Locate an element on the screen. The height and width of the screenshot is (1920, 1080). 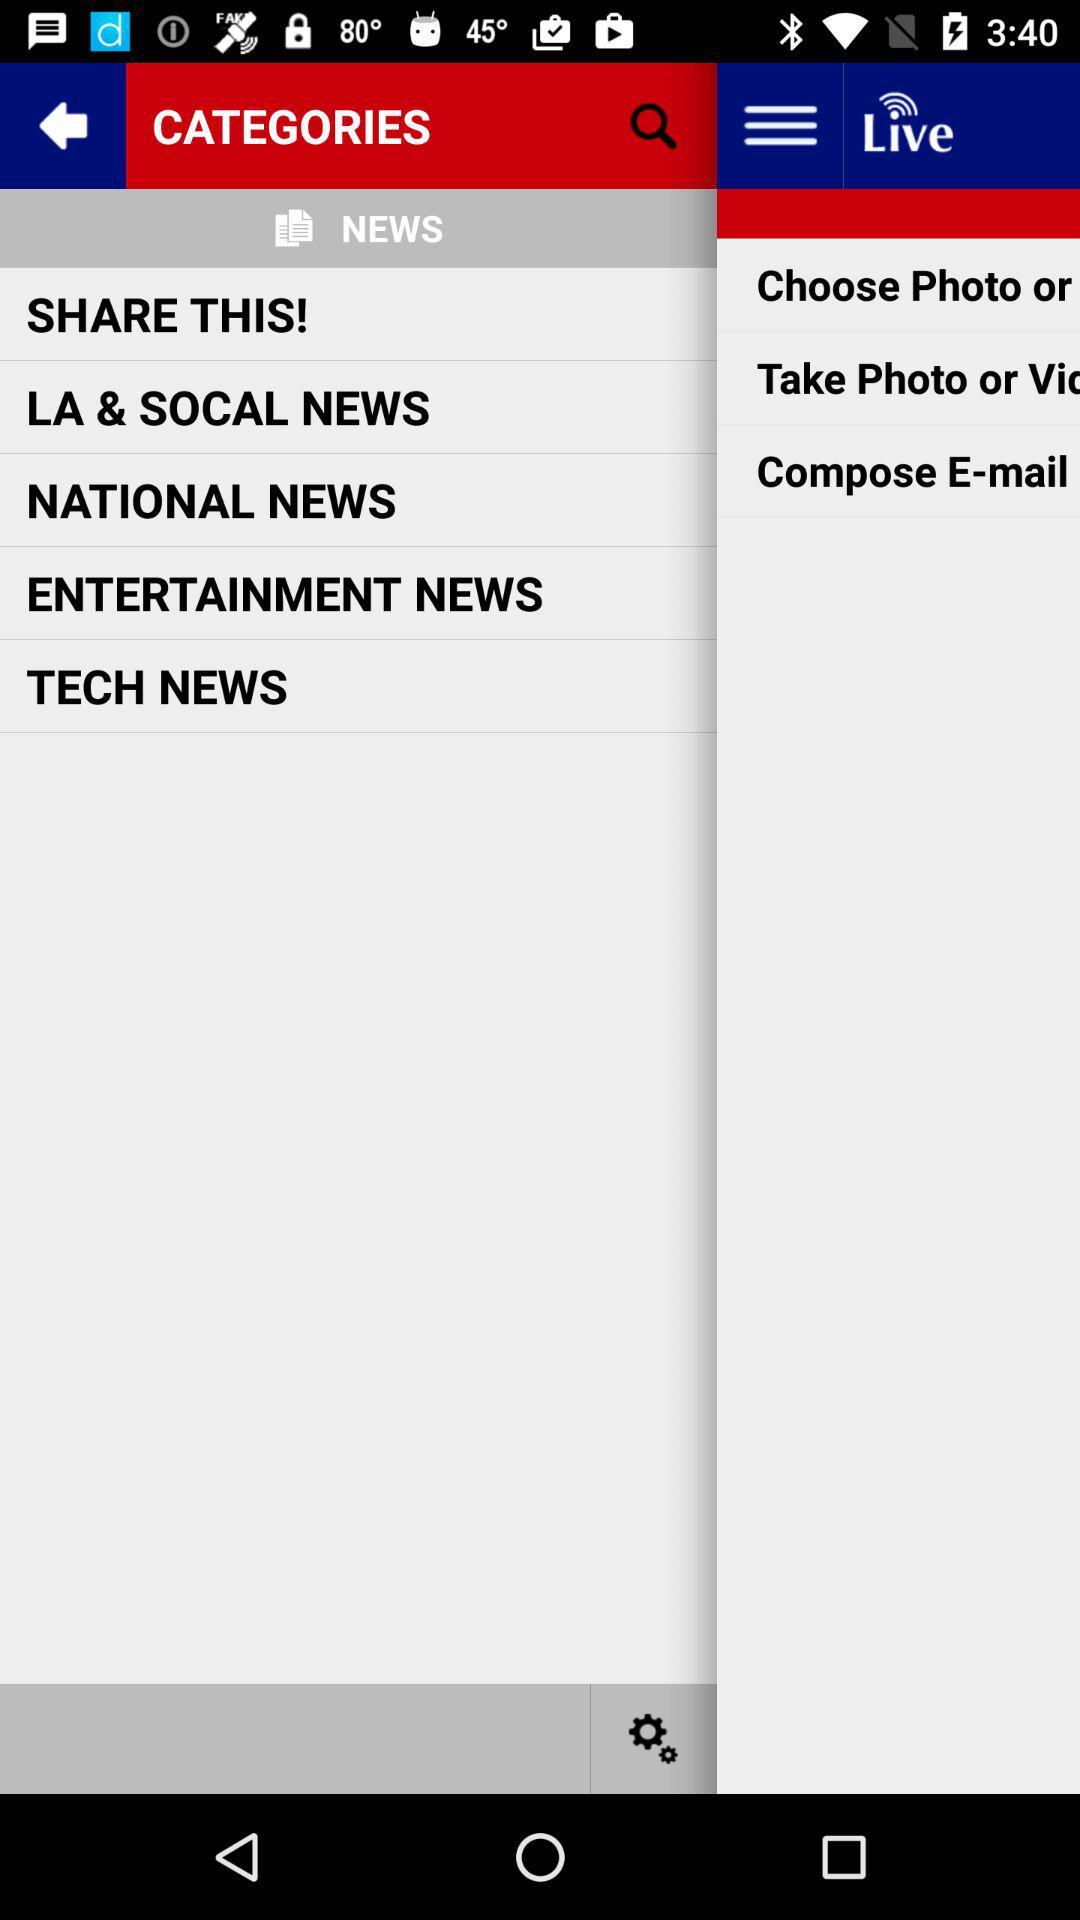
search another categories is located at coordinates (654, 124).